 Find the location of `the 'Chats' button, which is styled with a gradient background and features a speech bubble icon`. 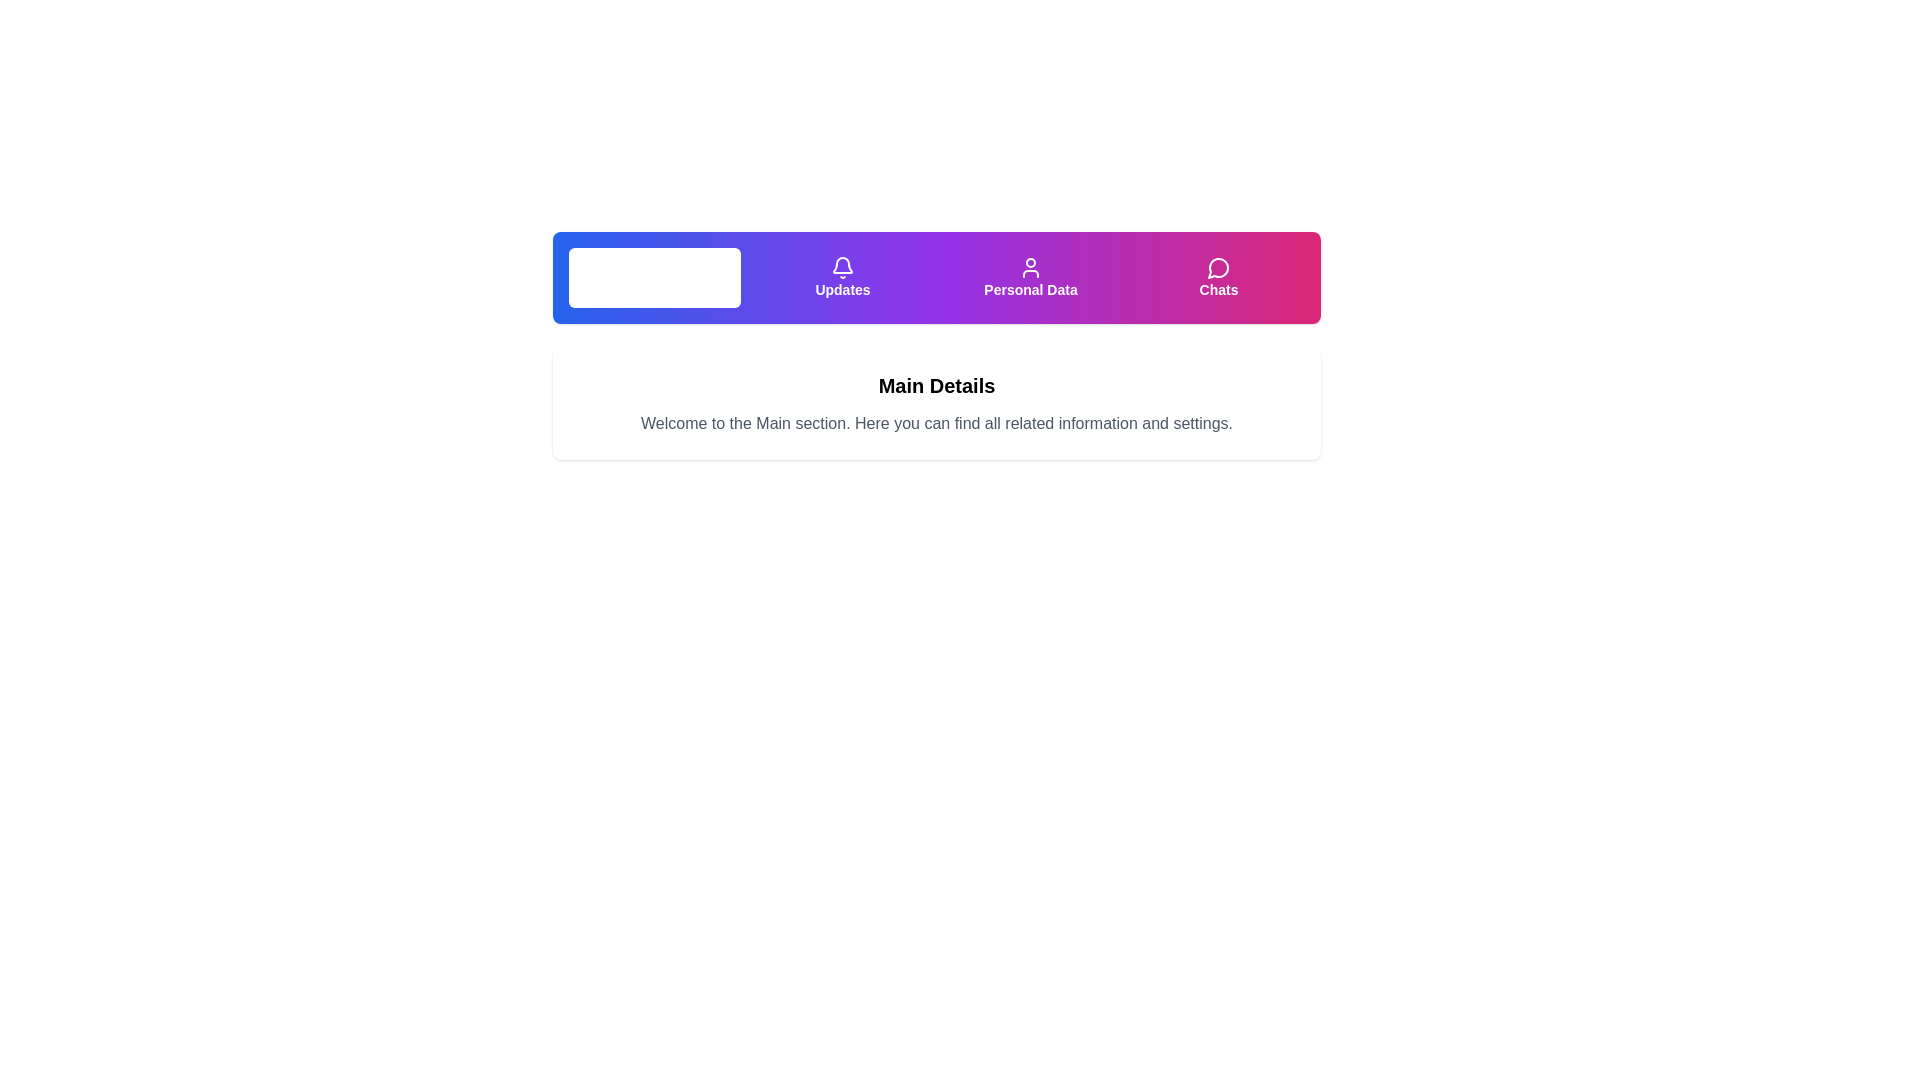

the 'Chats' button, which is styled with a gradient background and features a speech bubble icon is located at coordinates (1218, 277).